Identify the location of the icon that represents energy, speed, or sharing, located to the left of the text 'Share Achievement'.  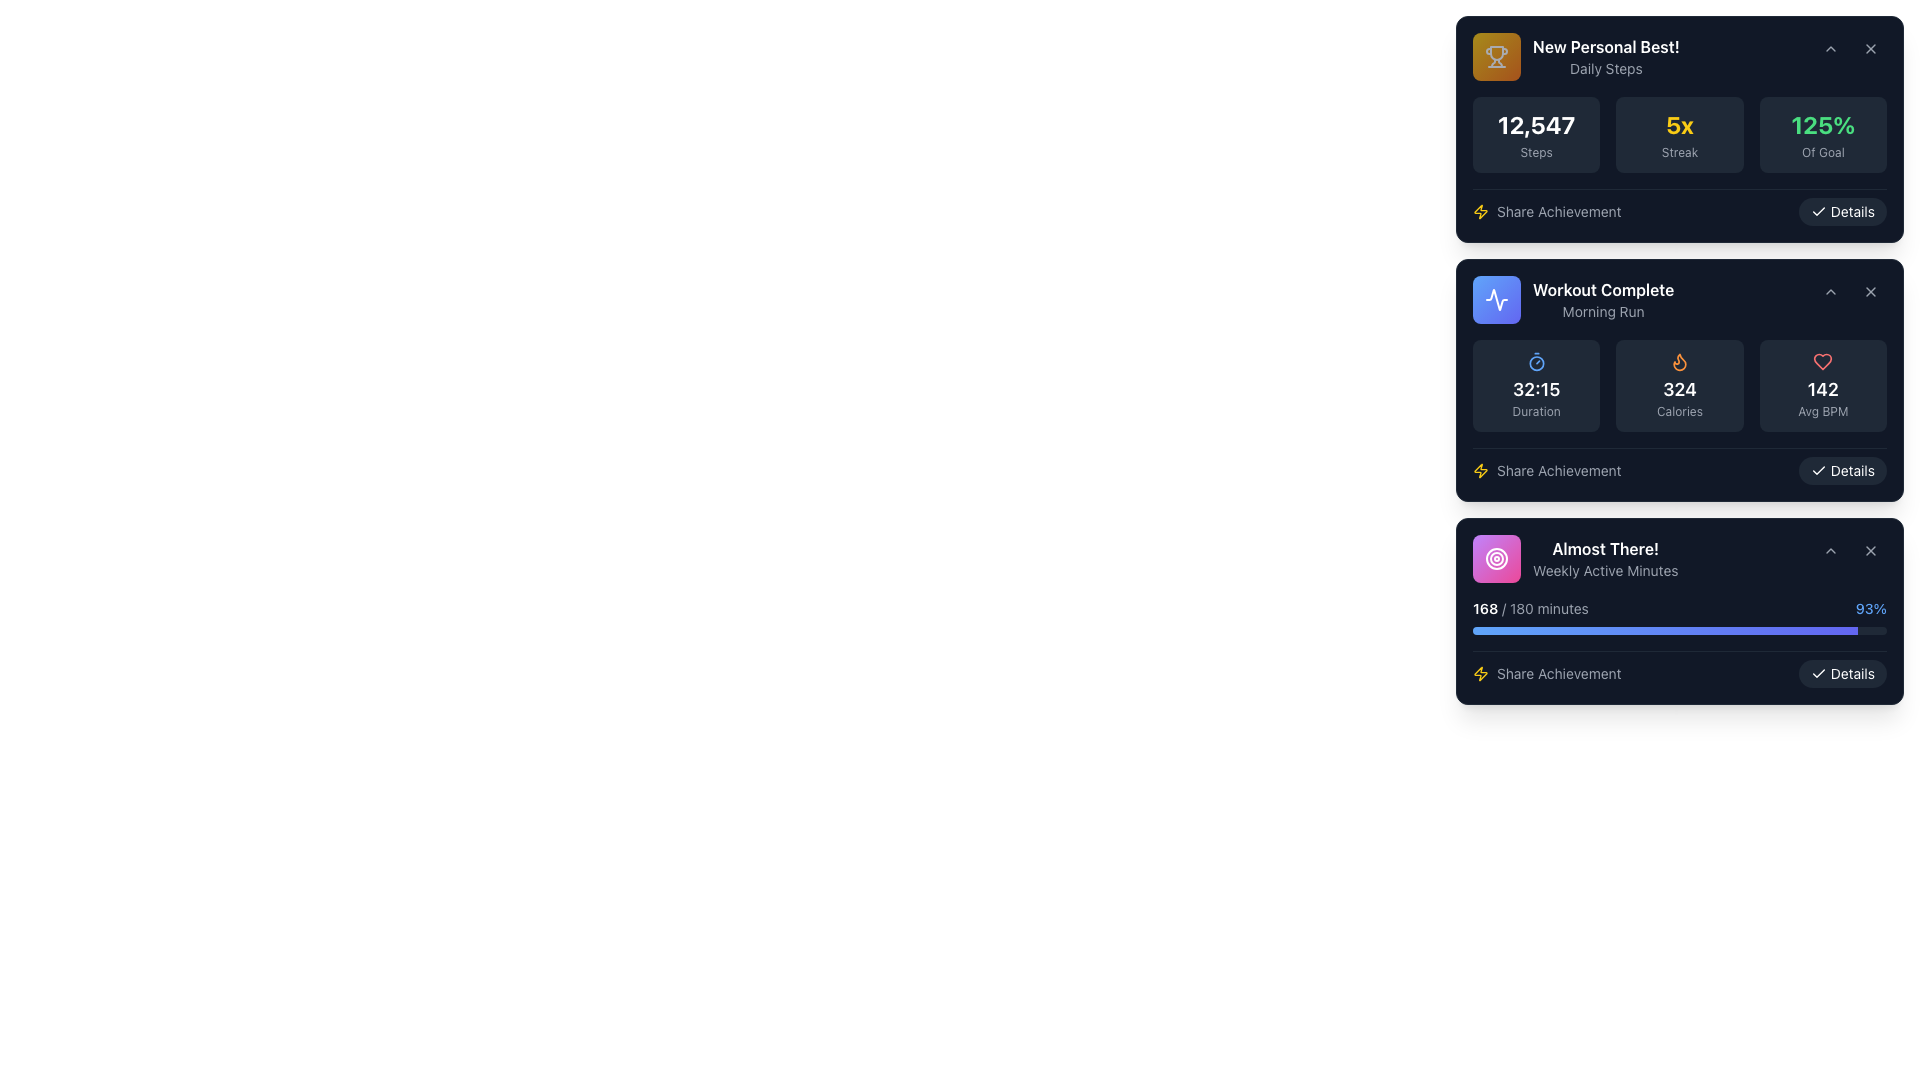
(1481, 674).